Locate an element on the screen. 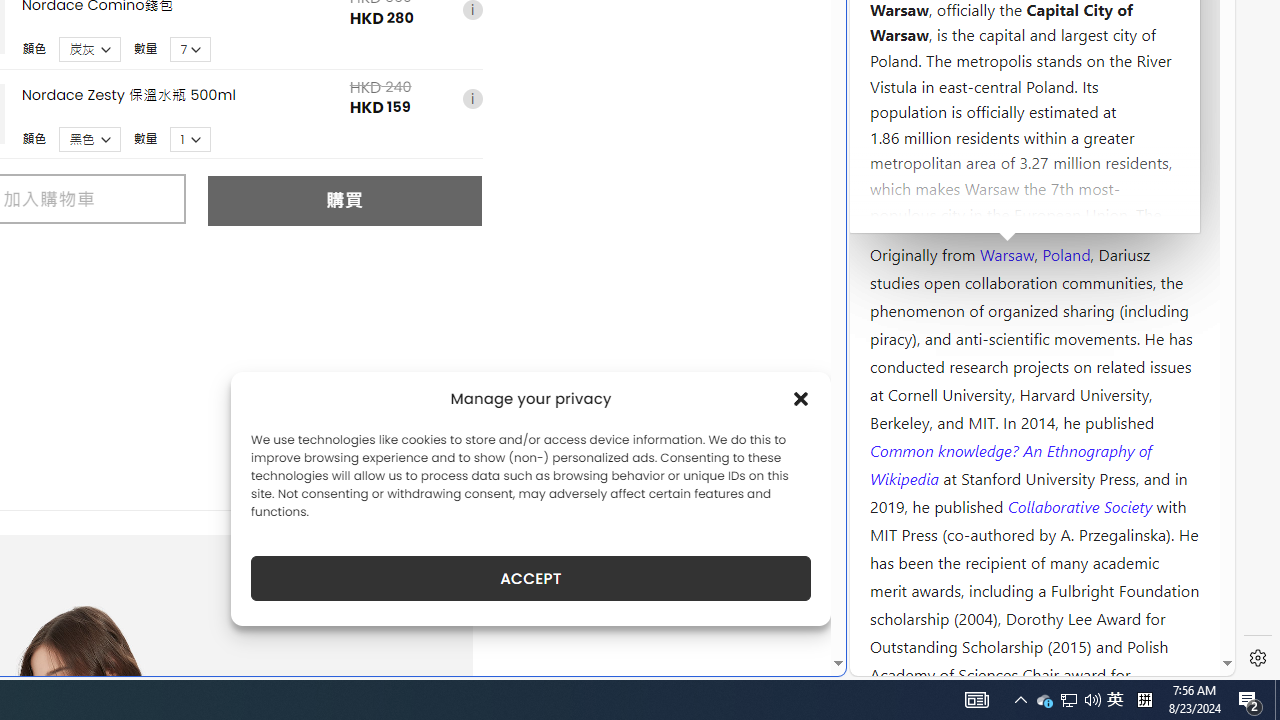 The height and width of the screenshot is (720, 1280). 'Collaborative Society ' is located at coordinates (1081, 504).